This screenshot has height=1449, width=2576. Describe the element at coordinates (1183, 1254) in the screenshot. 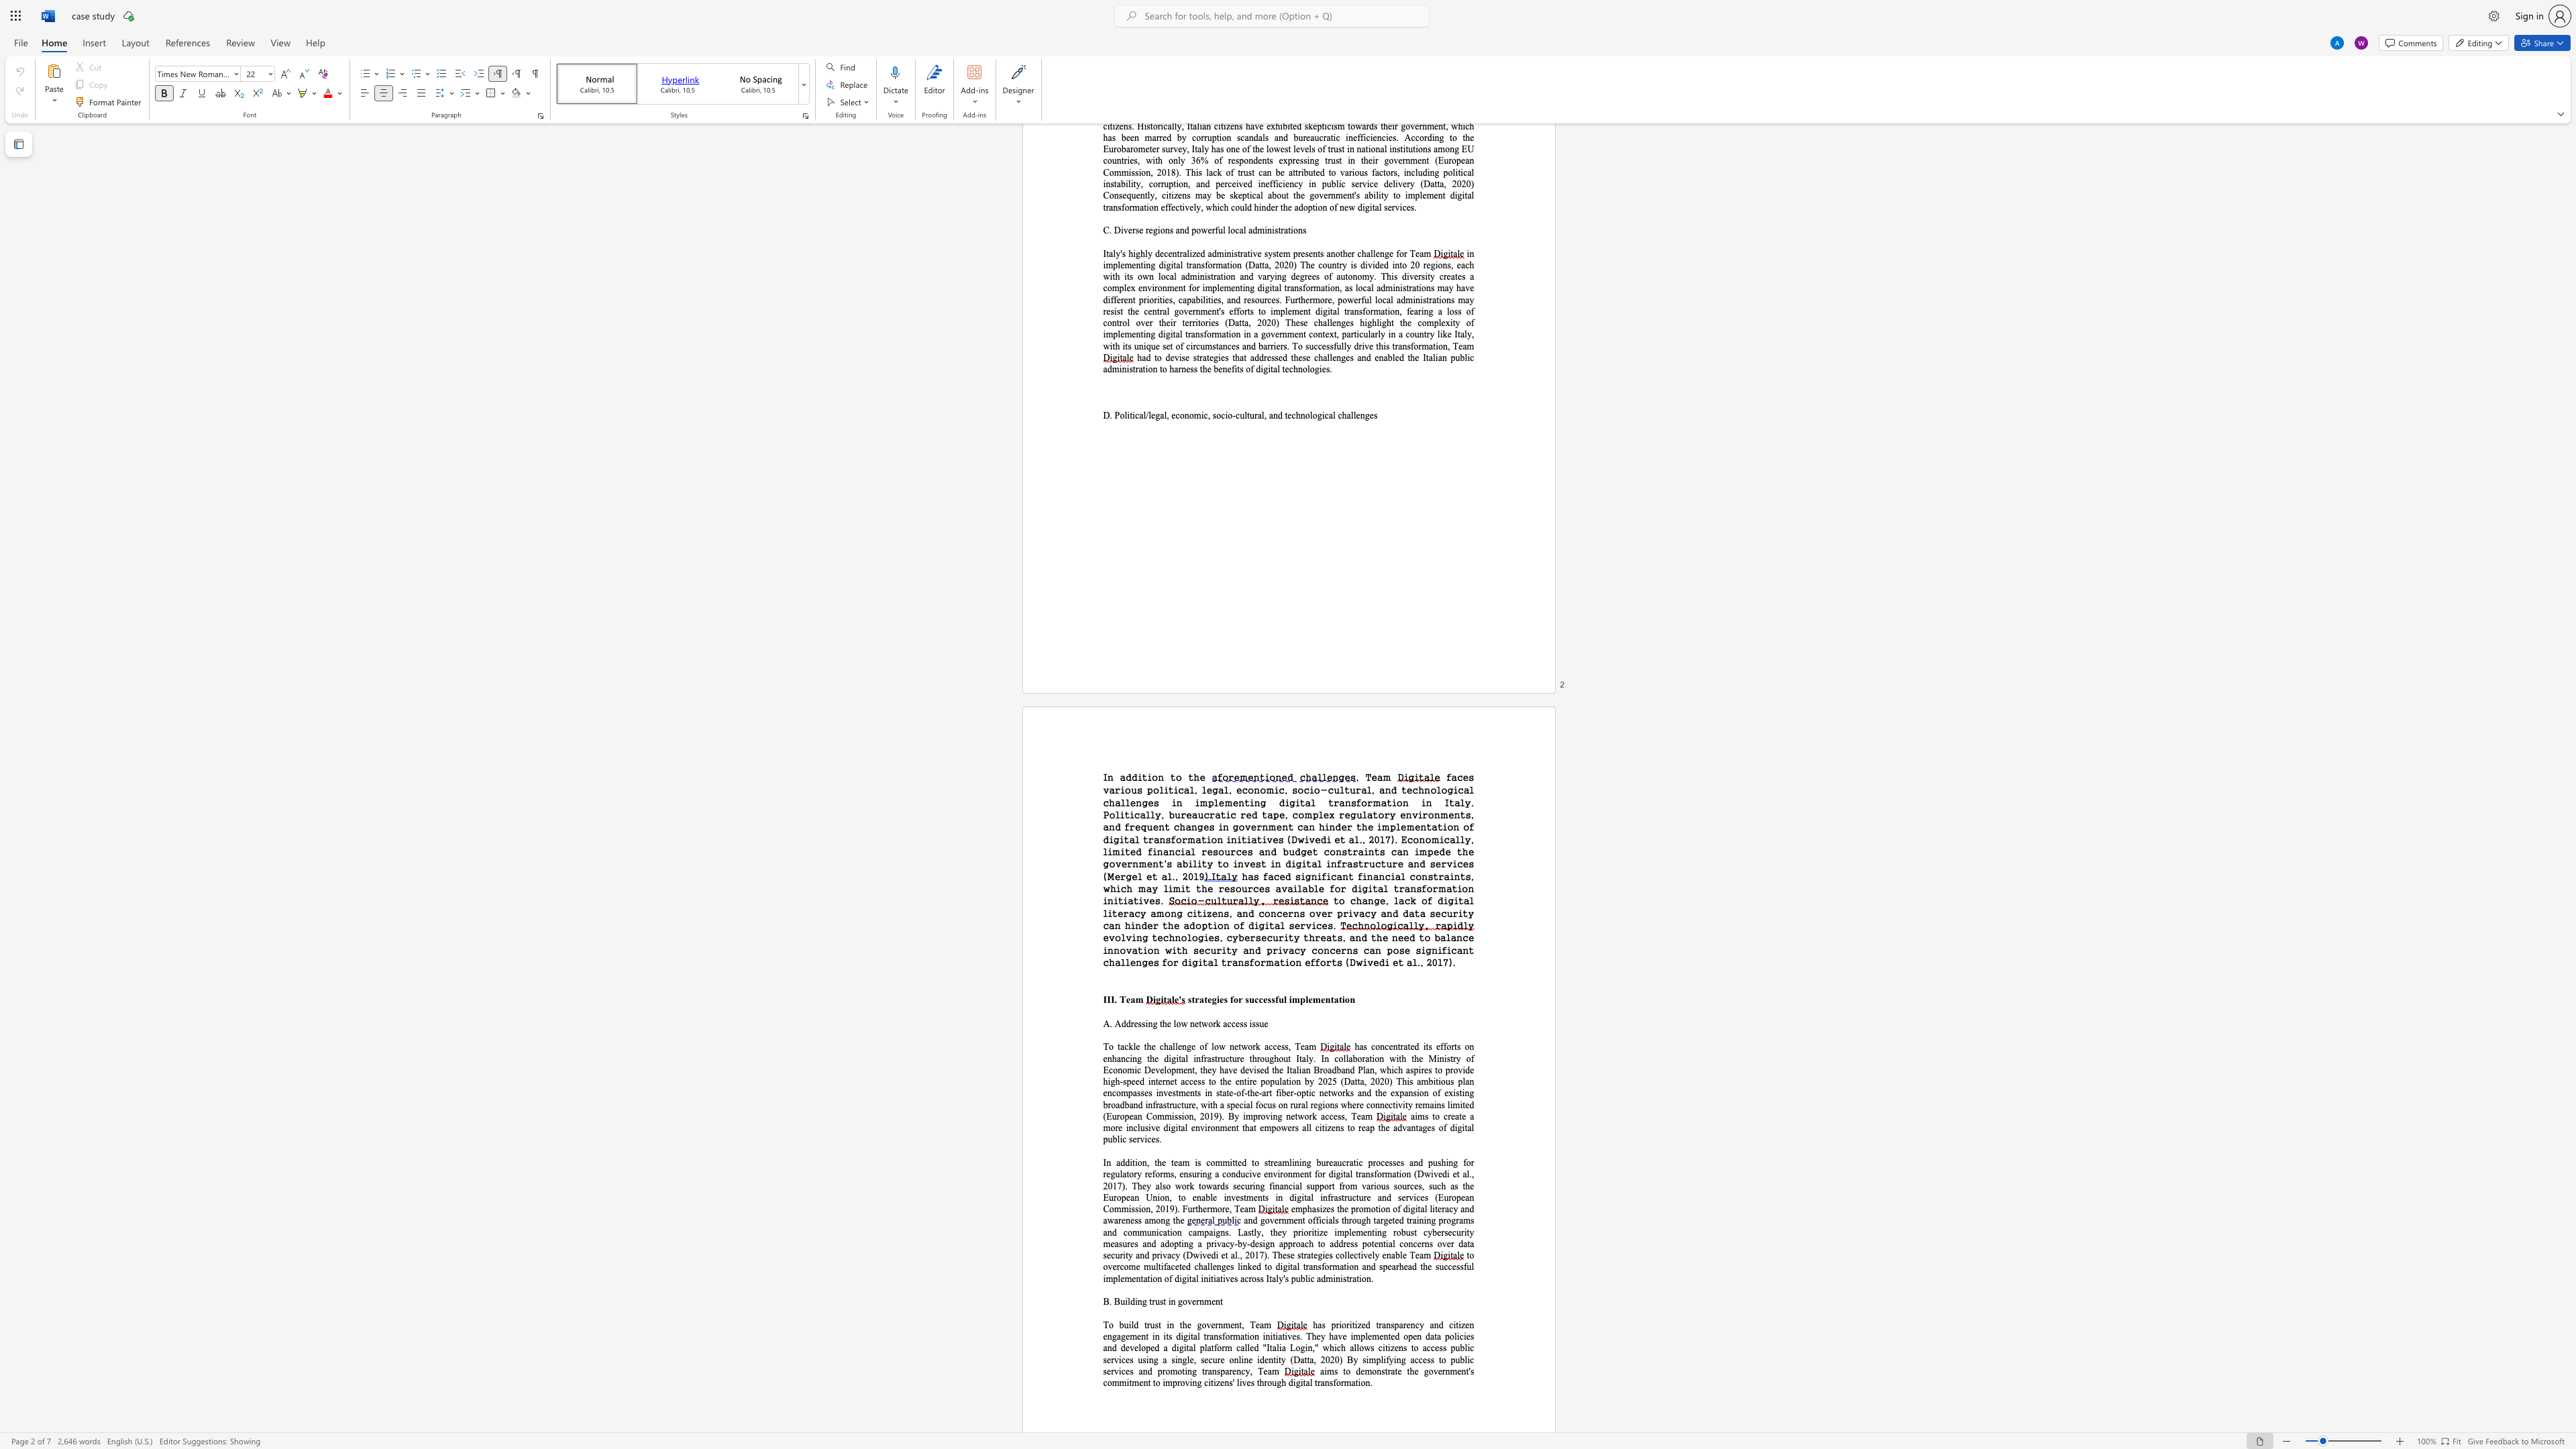

I see `the subset text "(Dwivedi et al., 2017). These strategies collectively enable Tea" within the text "ficials through targeted training programs and communication campaigns. Lastly, they prioritize implementing robust cybersecurity measures and adopting a privacy-by-design approach to address potential concerns over data security and privacy (Dwivedi et al., 2017). These strategies collectively enable Team"` at that location.